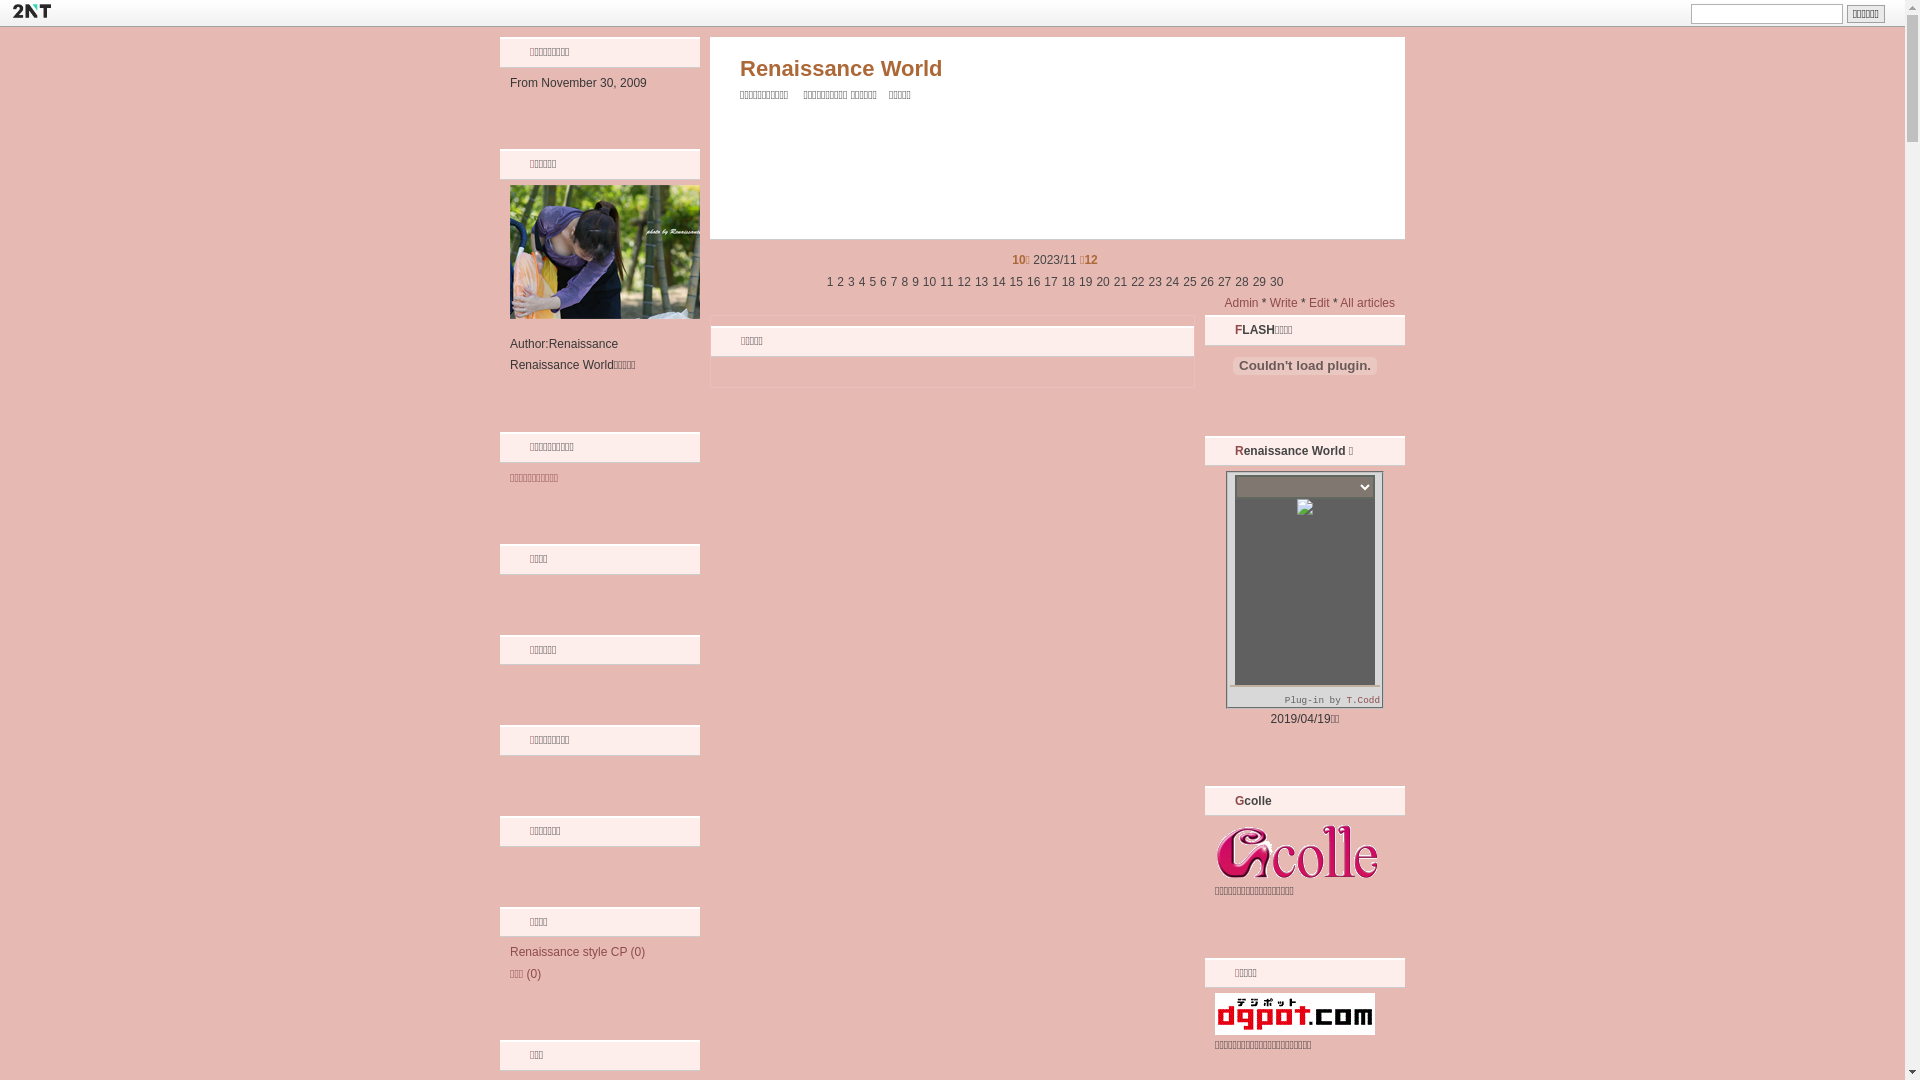 The height and width of the screenshot is (1080, 1920). What do you see at coordinates (1366, 303) in the screenshot?
I see `'All articles'` at bounding box center [1366, 303].